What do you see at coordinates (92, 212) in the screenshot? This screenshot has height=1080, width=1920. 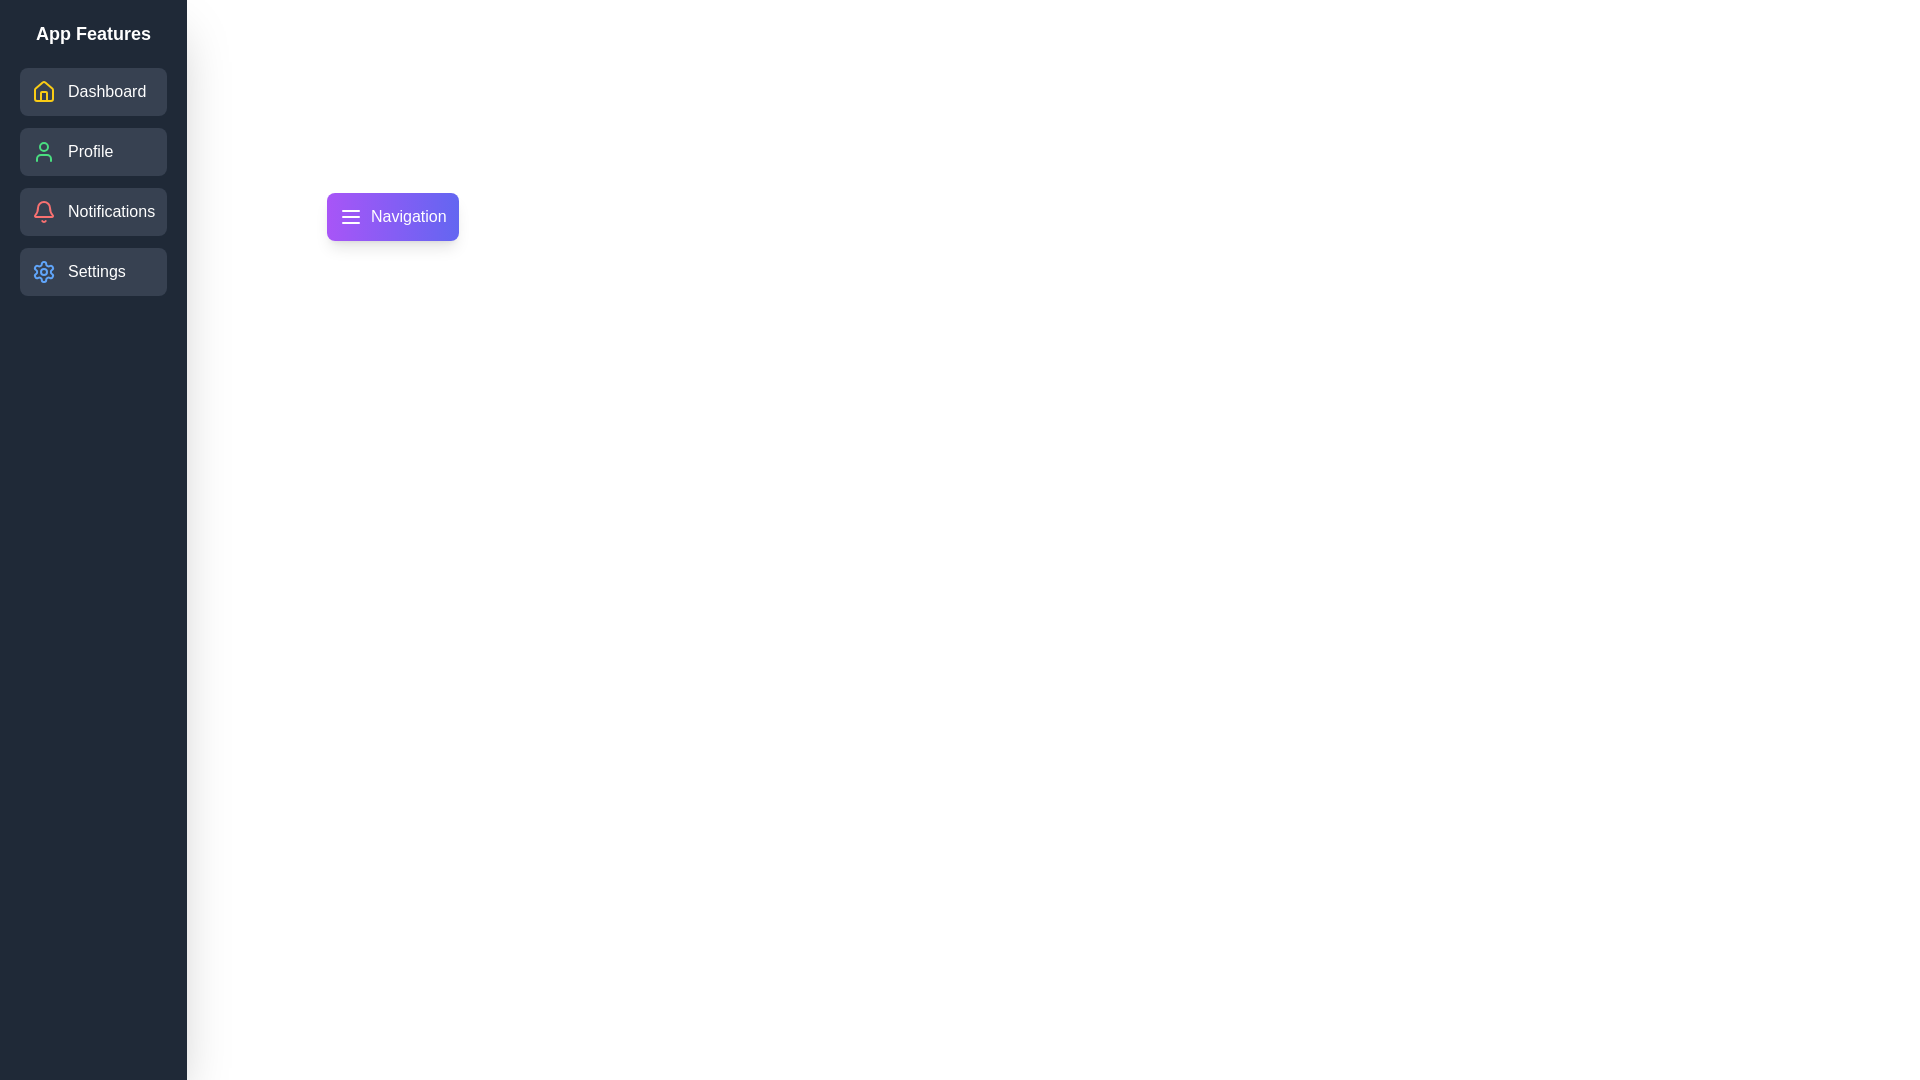 I see `the 'Notifications' button in the drawer` at bounding box center [92, 212].